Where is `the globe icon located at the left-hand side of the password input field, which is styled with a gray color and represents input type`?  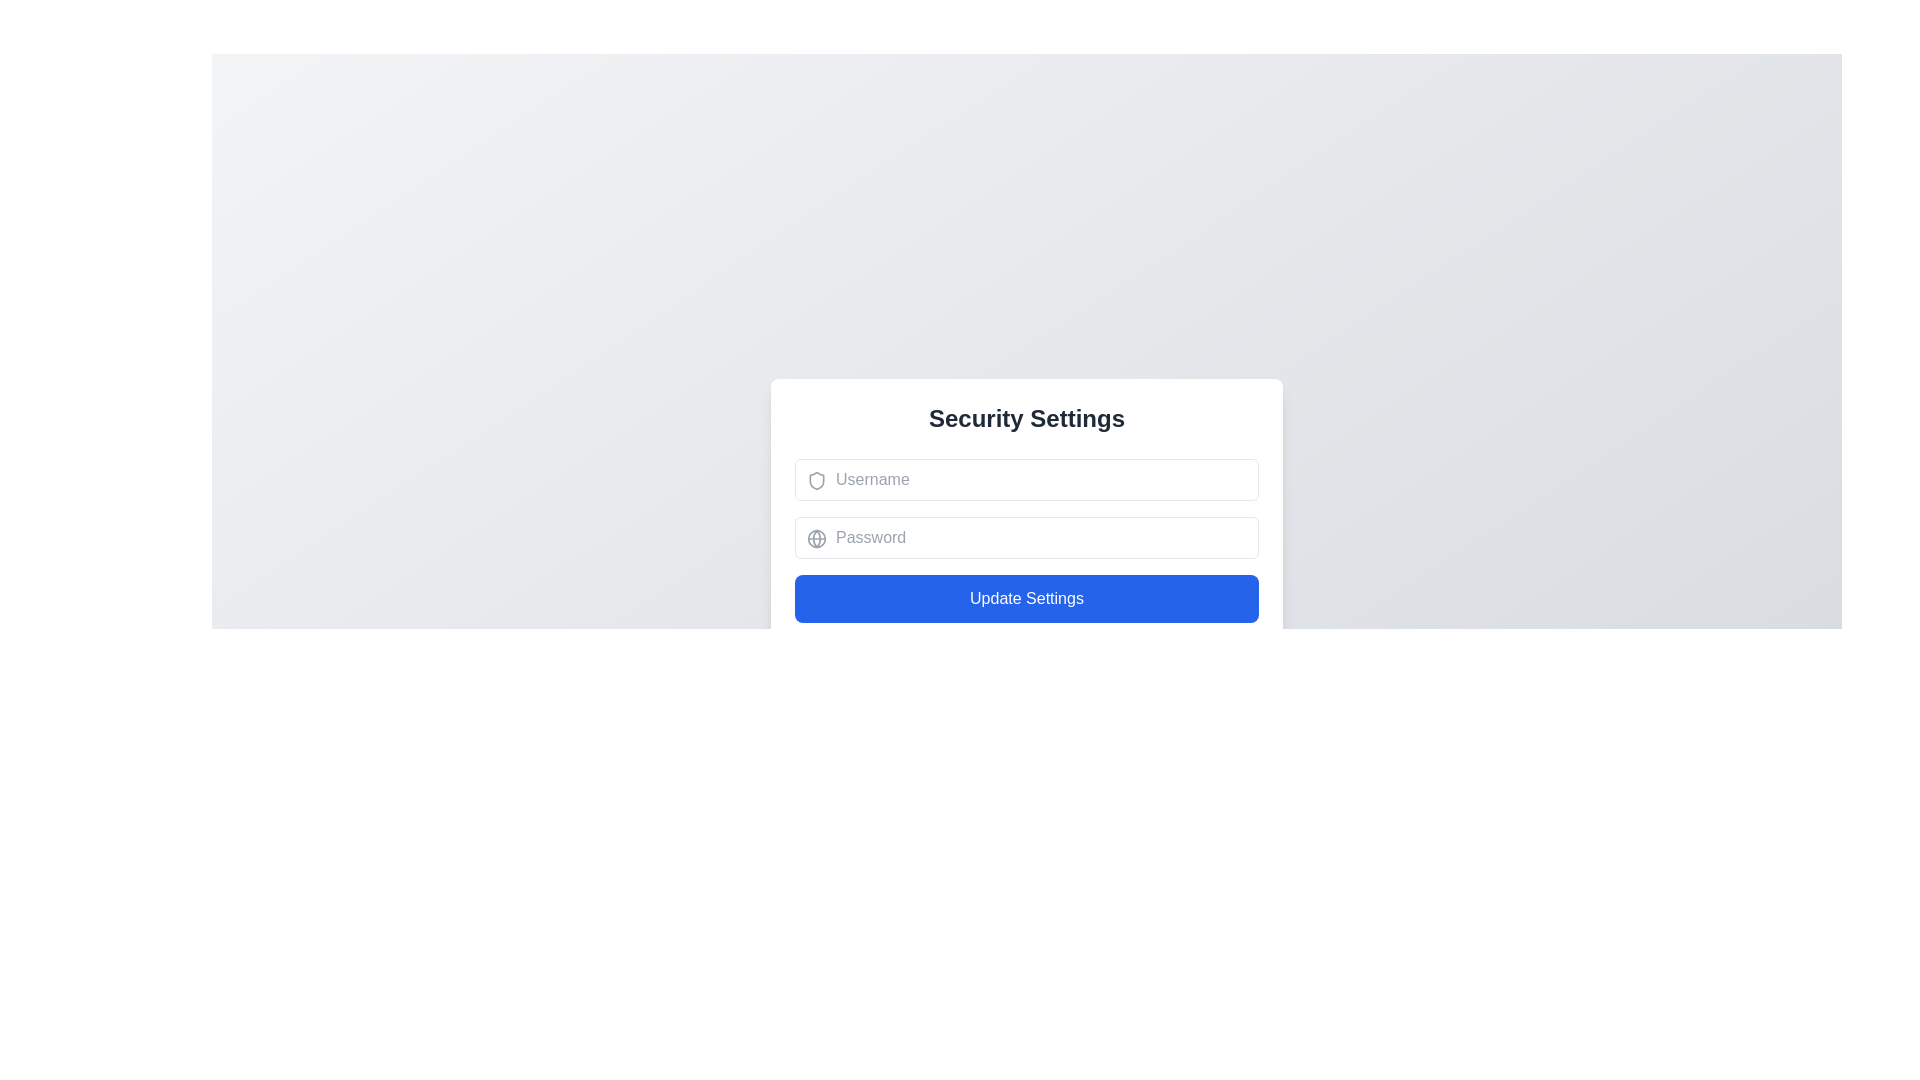 the globe icon located at the left-hand side of the password input field, which is styled with a gray color and represents input type is located at coordinates (816, 536).